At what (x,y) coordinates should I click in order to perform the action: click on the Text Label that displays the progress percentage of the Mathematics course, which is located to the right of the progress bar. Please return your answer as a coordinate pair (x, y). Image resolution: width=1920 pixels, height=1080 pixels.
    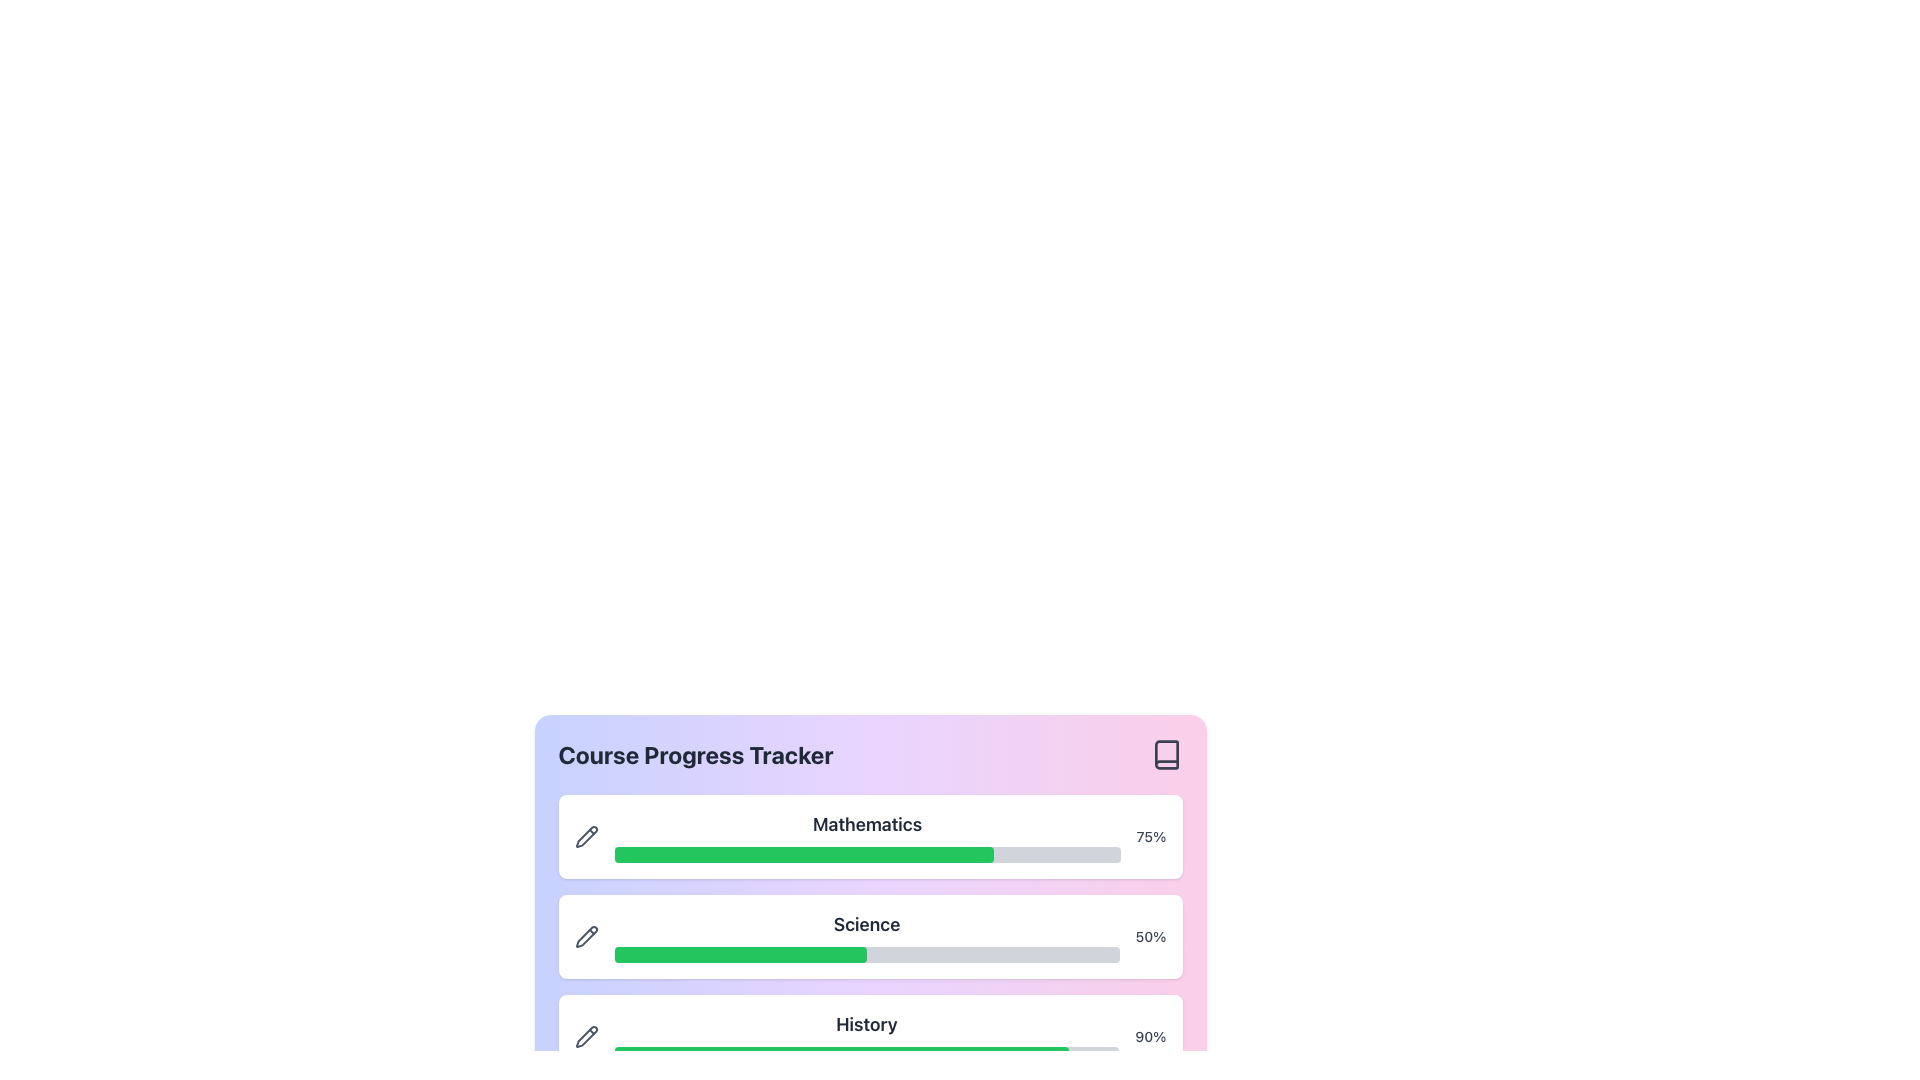
    Looking at the image, I should click on (1151, 837).